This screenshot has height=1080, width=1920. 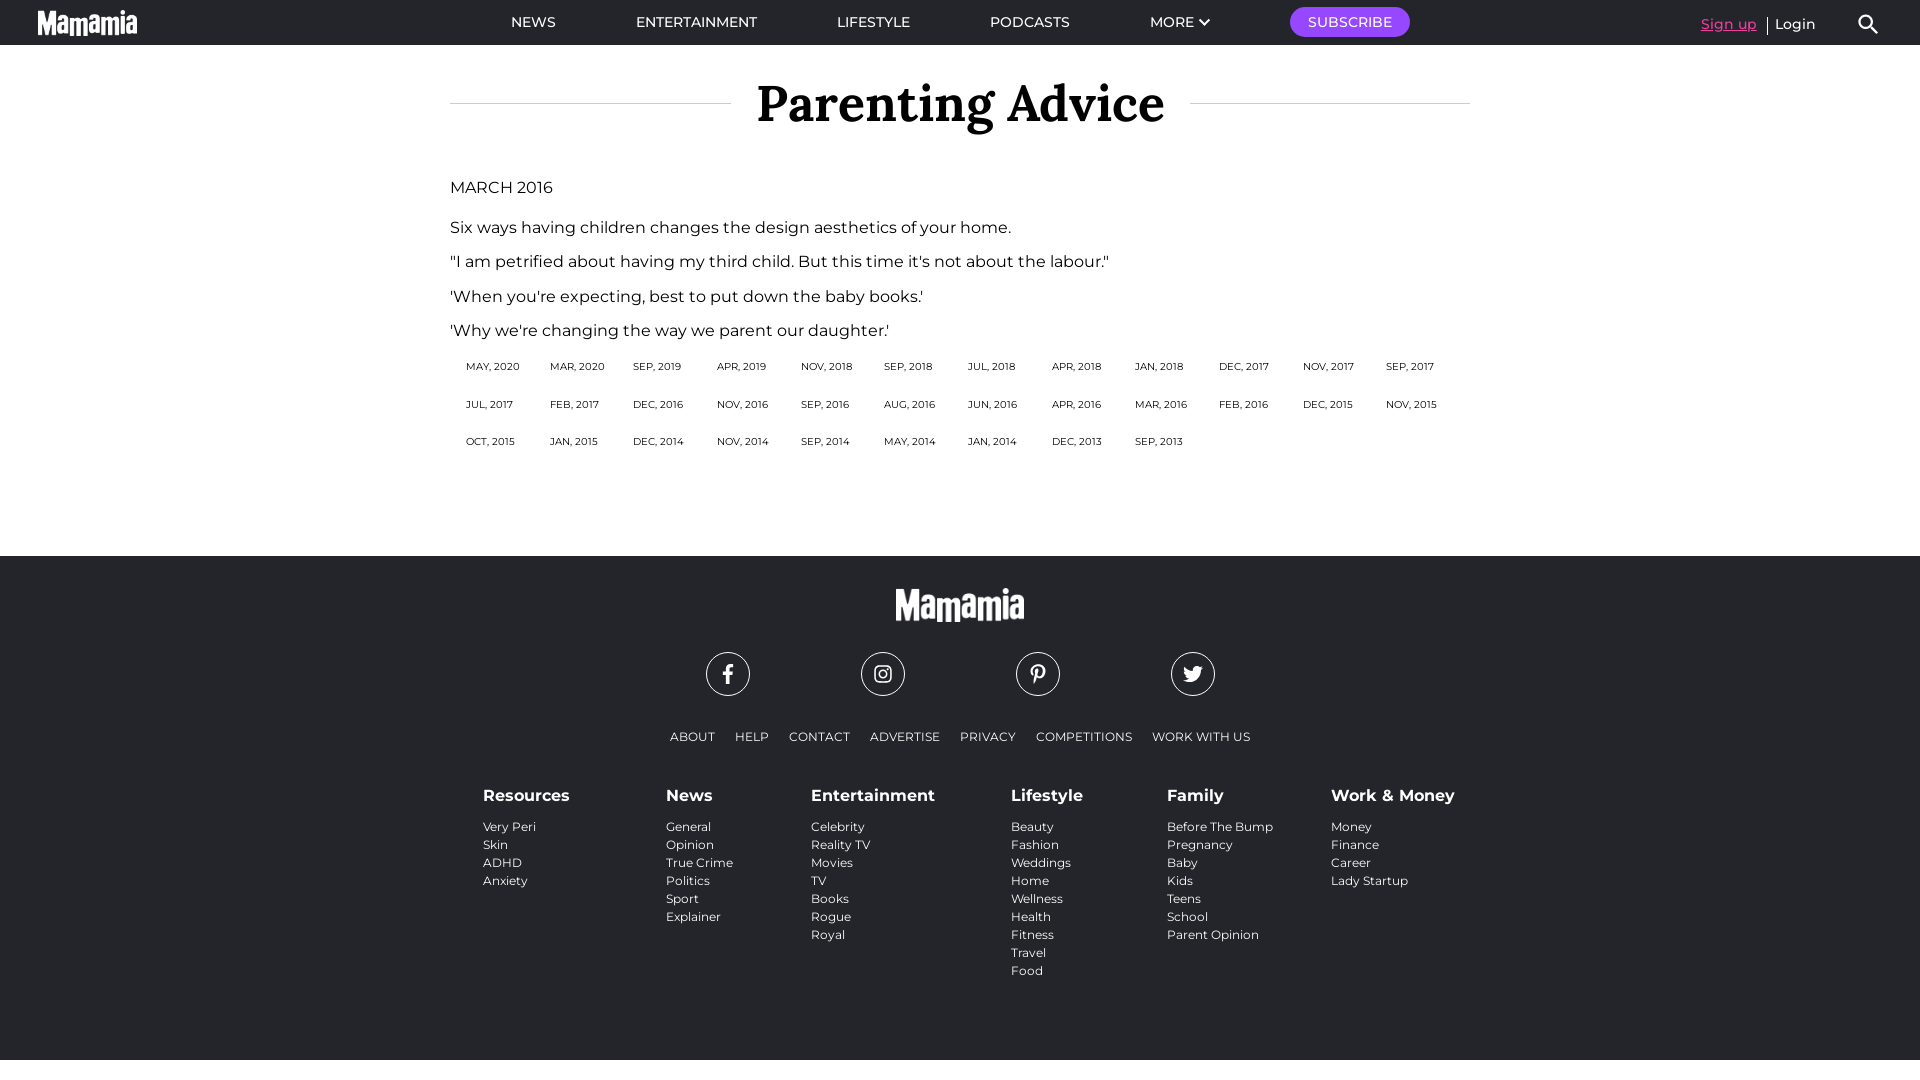 I want to click on 'MAY, 2014', so click(x=882, y=440).